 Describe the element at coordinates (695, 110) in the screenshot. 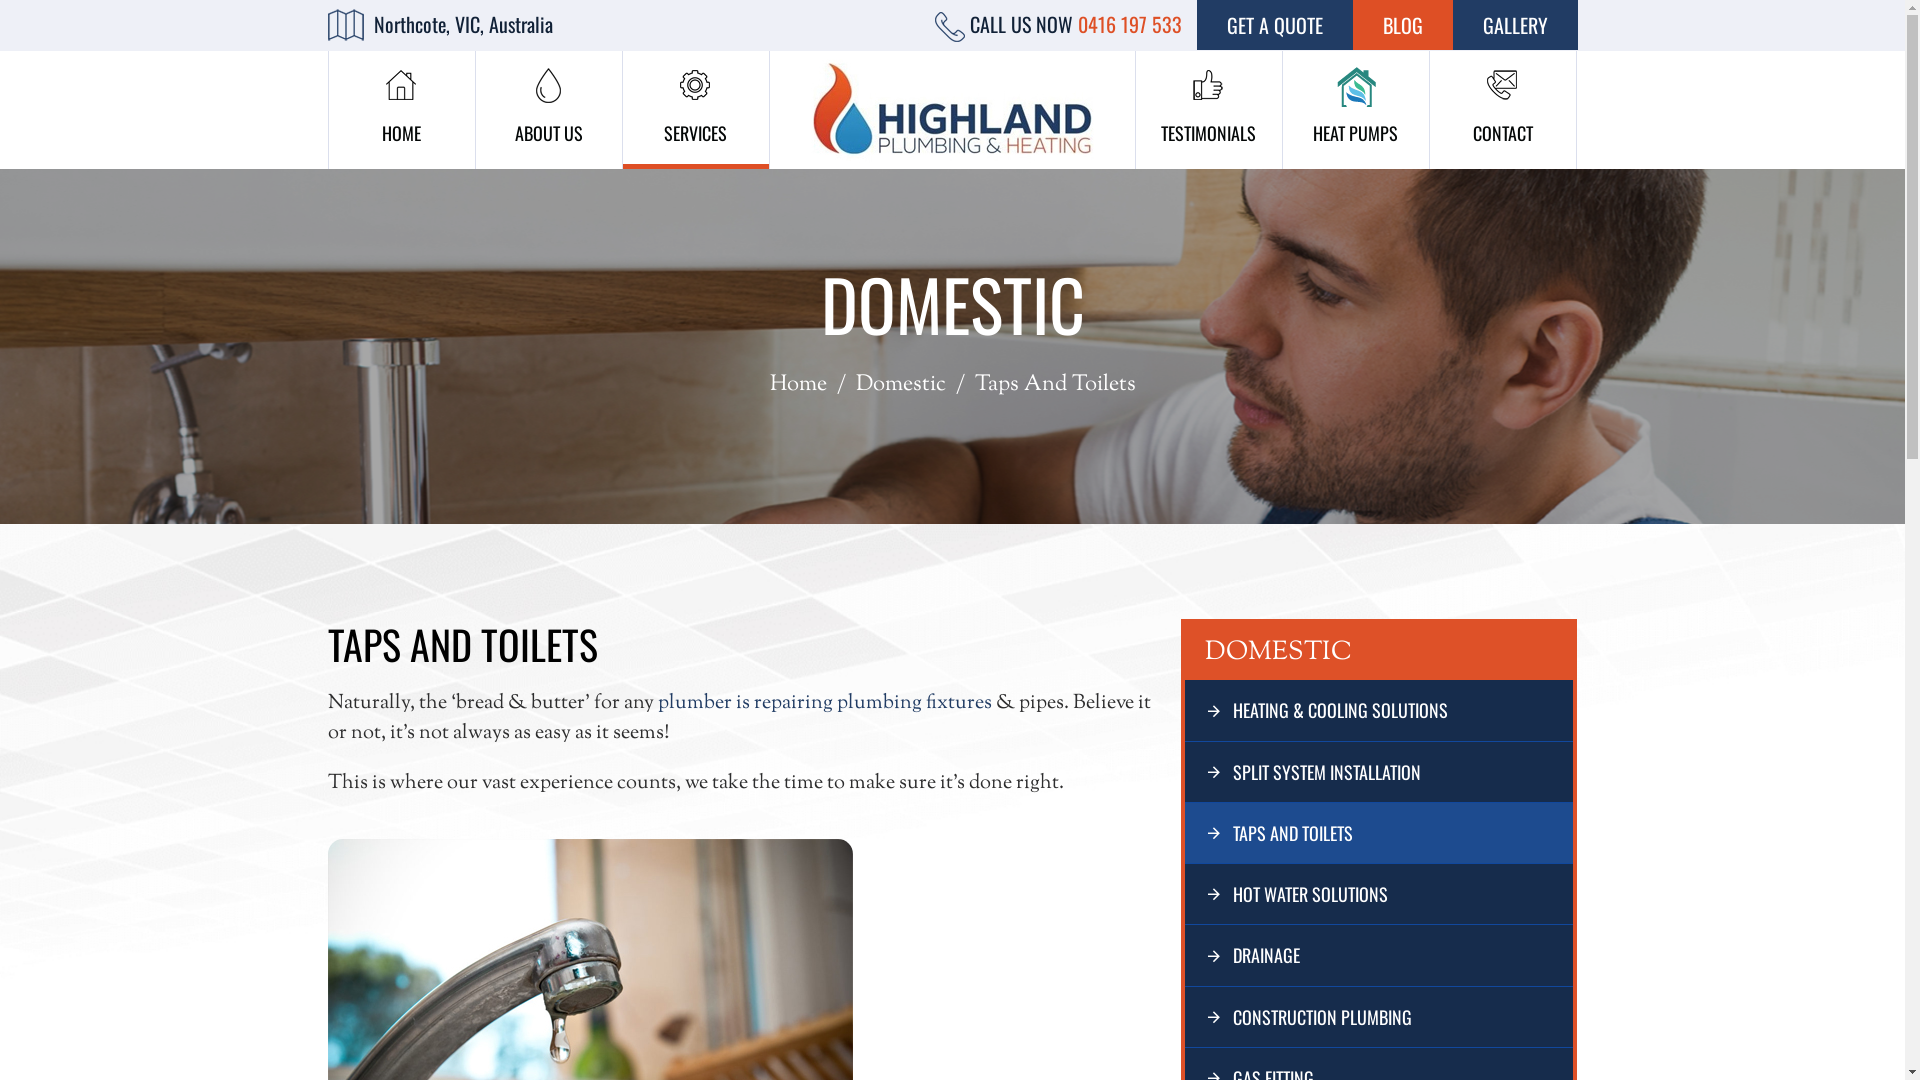

I see `'SERVICES'` at that location.